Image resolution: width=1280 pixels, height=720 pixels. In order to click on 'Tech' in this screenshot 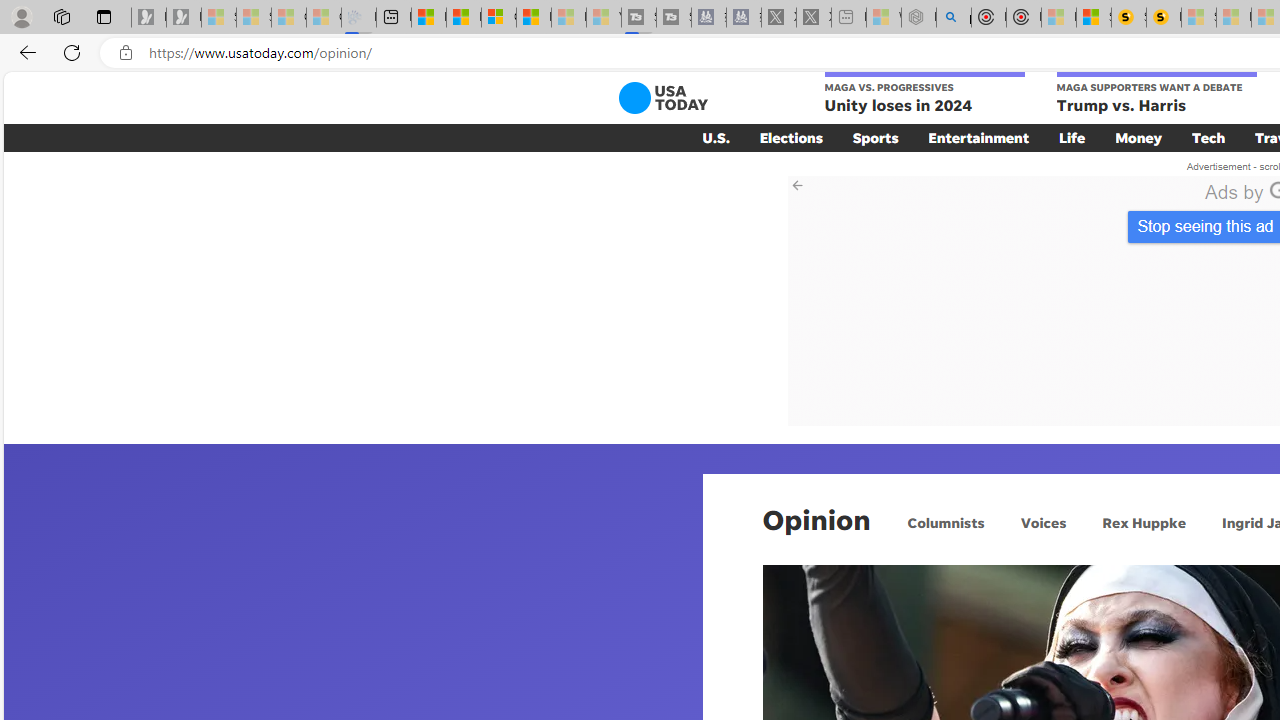, I will do `click(1207, 136)`.